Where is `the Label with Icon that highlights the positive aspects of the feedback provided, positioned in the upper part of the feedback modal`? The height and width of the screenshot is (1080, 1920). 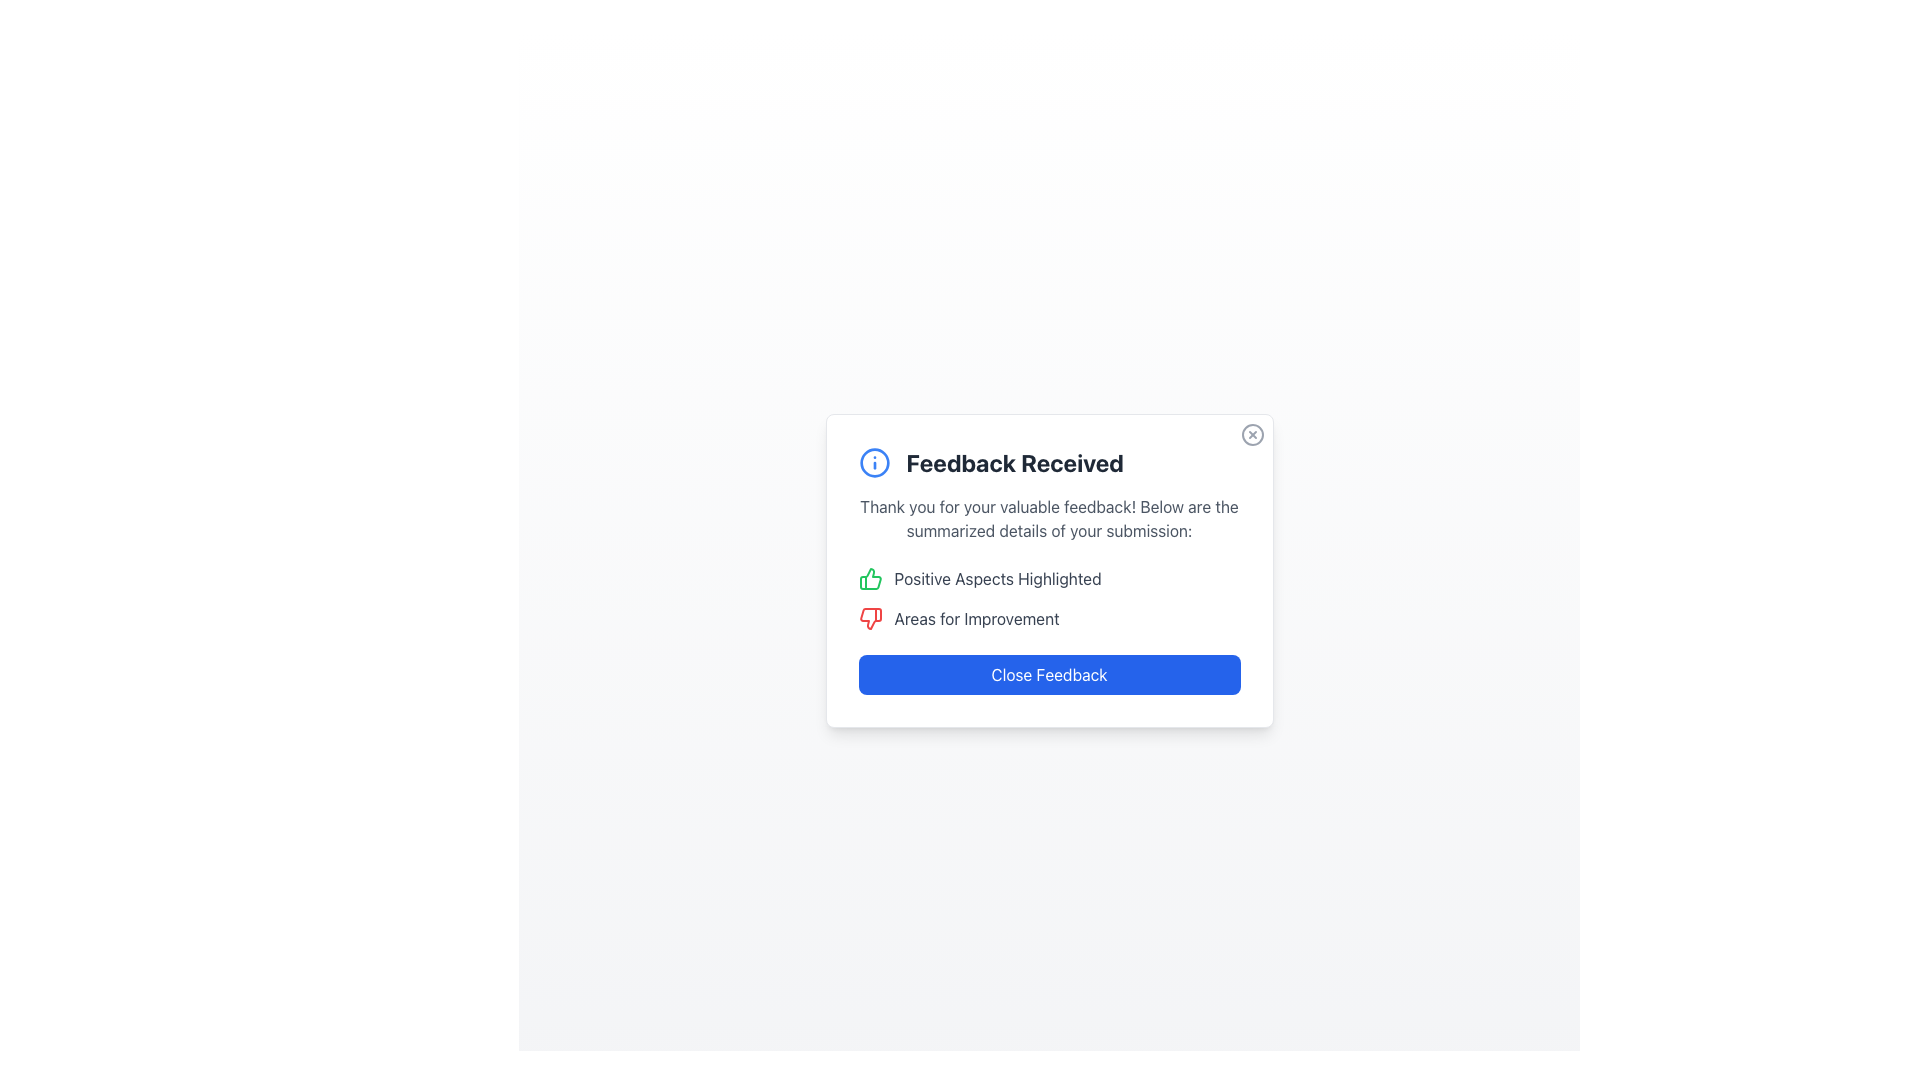
the Label with Icon that highlights the positive aspects of the feedback provided, positioned in the upper part of the feedback modal is located at coordinates (1048, 578).